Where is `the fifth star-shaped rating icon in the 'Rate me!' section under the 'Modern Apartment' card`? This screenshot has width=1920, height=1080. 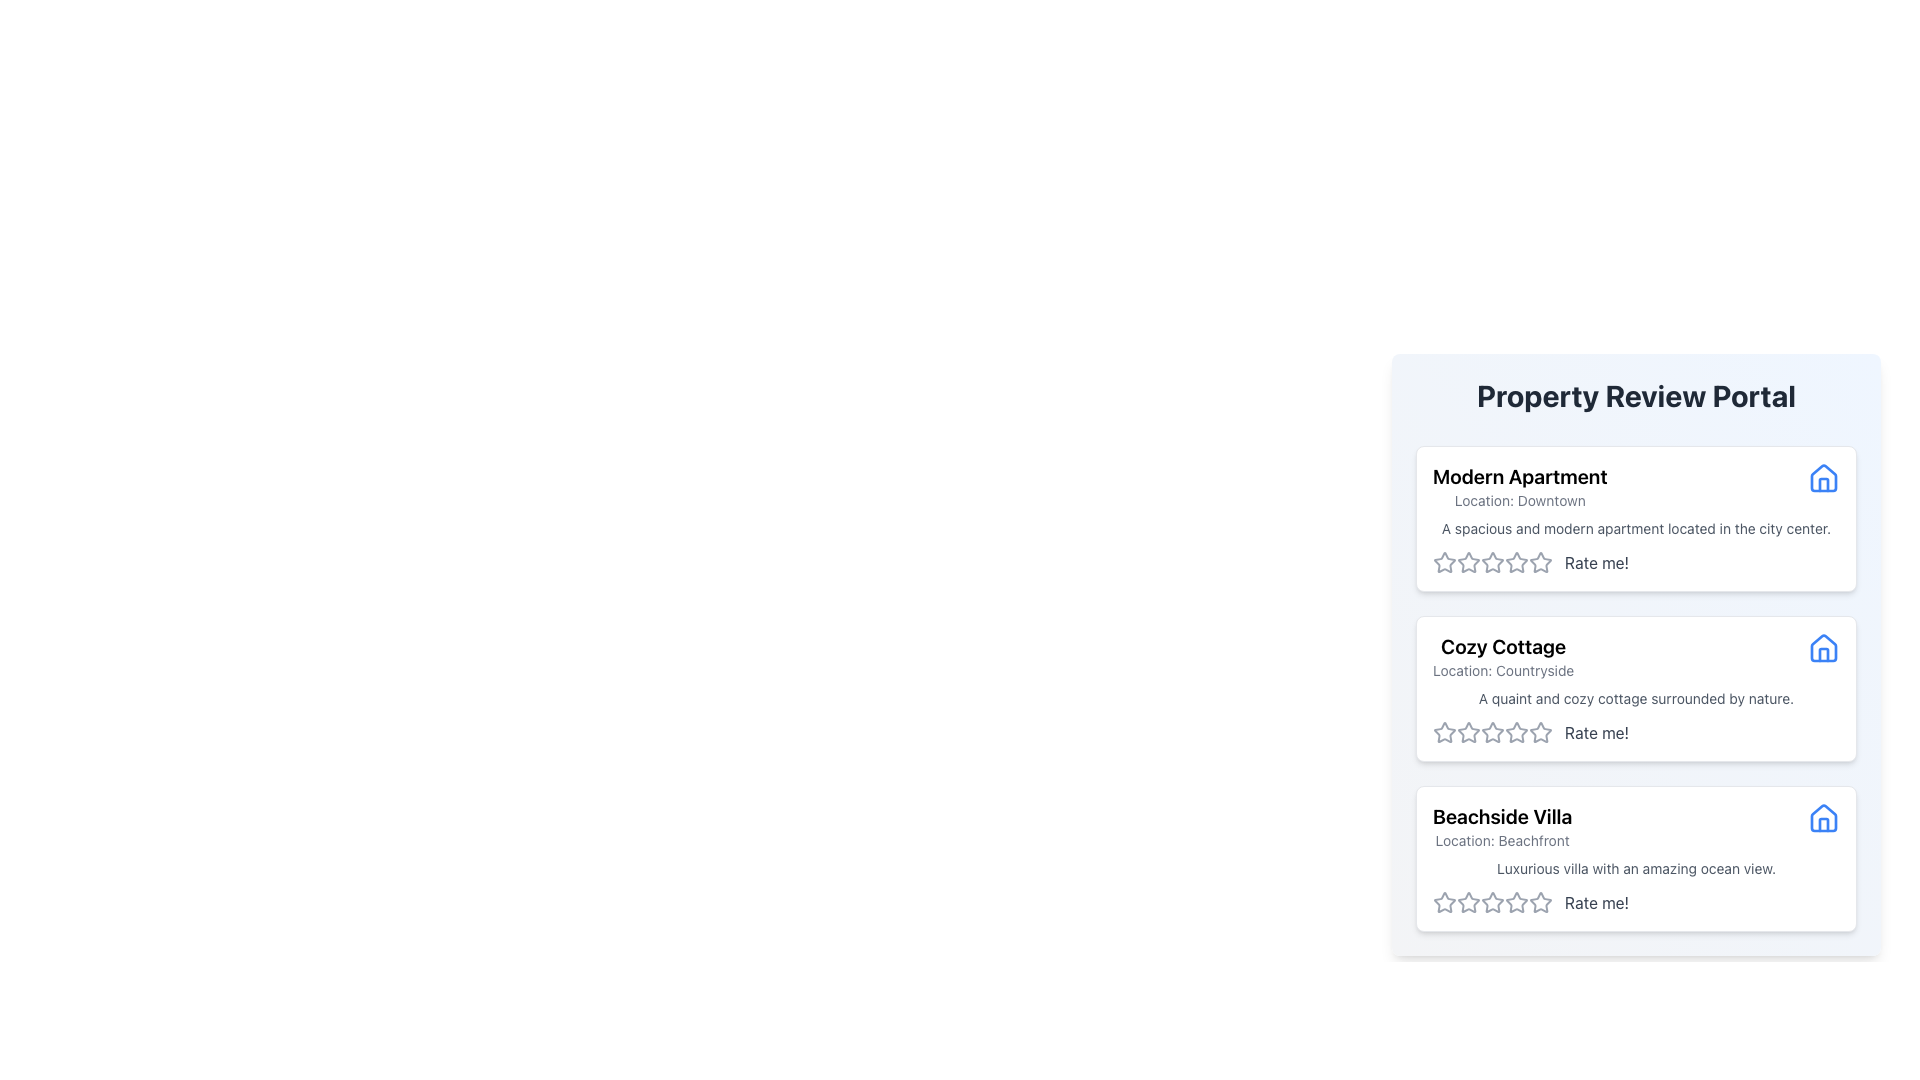
the fifth star-shaped rating icon in the 'Rate me!' section under the 'Modern Apartment' card is located at coordinates (1539, 563).